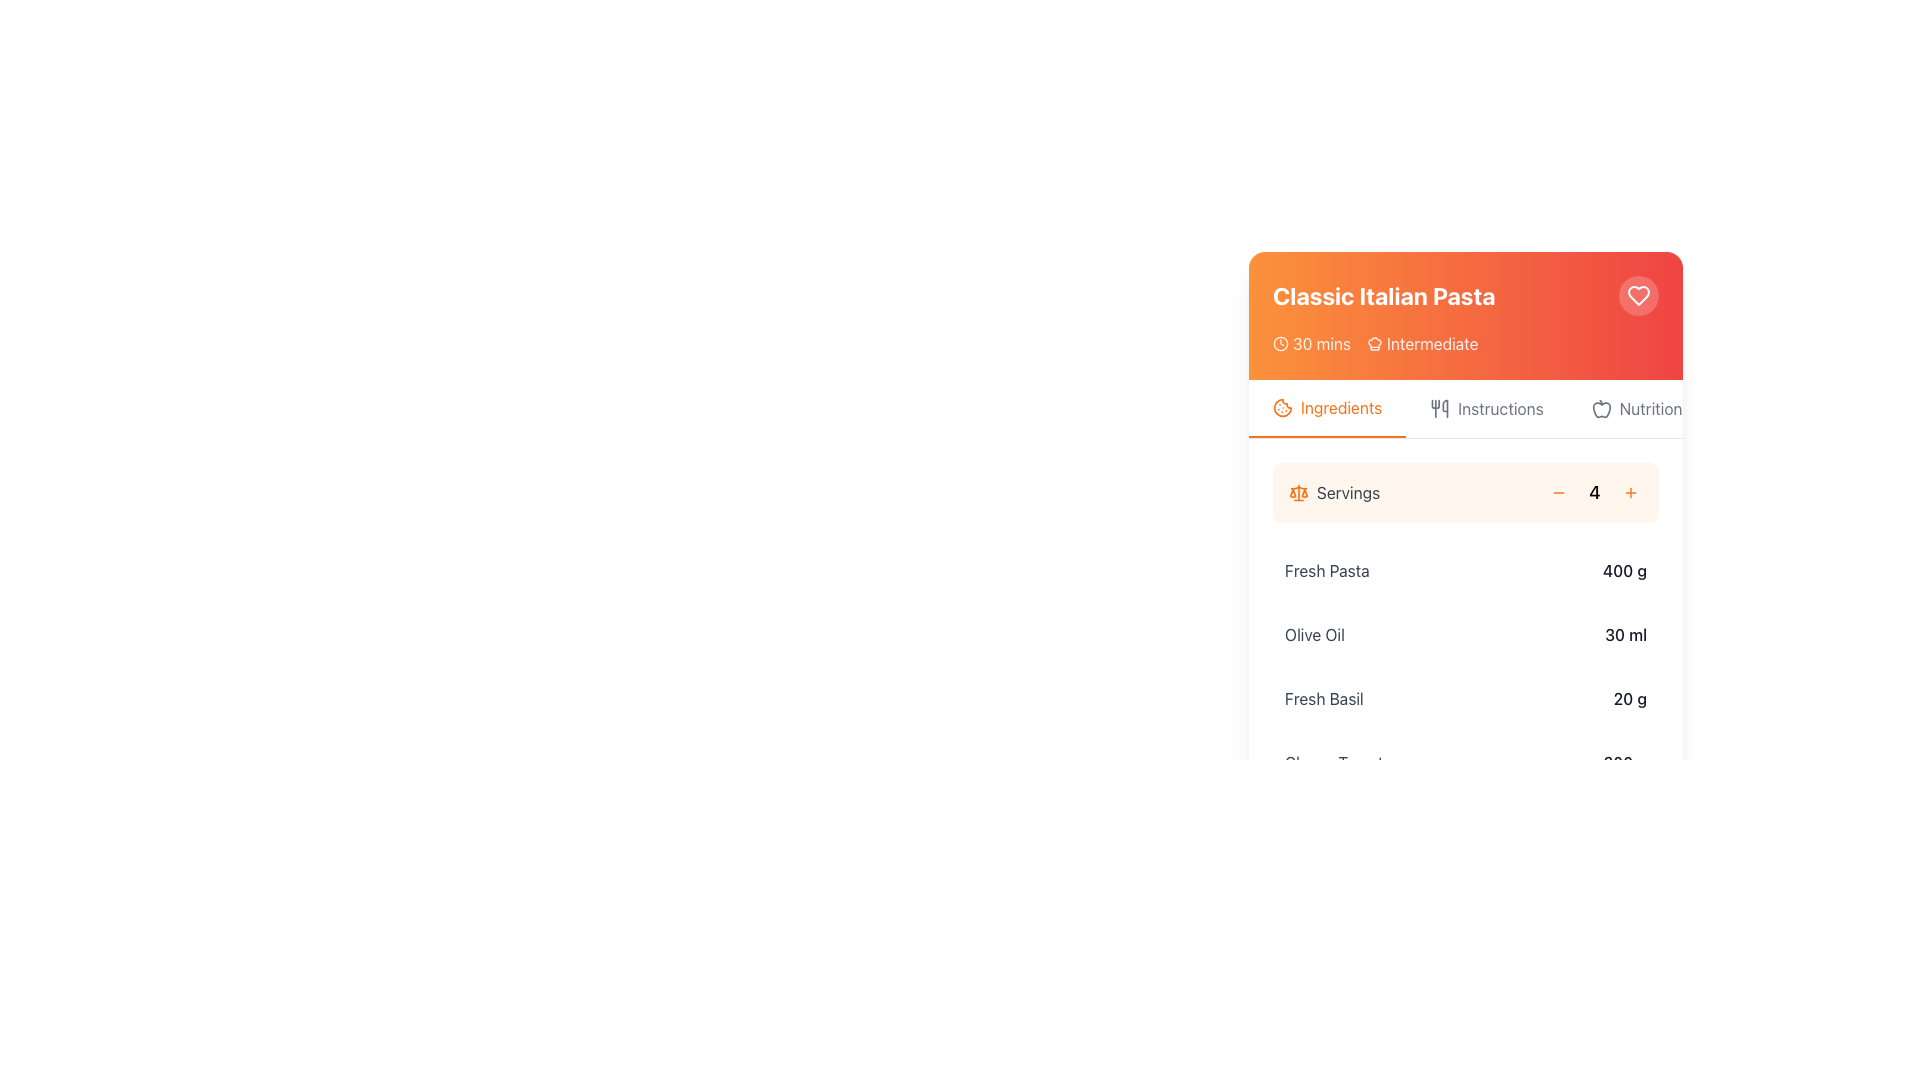  What do you see at coordinates (1341, 407) in the screenshot?
I see `the 'Ingredients' tab label` at bounding box center [1341, 407].